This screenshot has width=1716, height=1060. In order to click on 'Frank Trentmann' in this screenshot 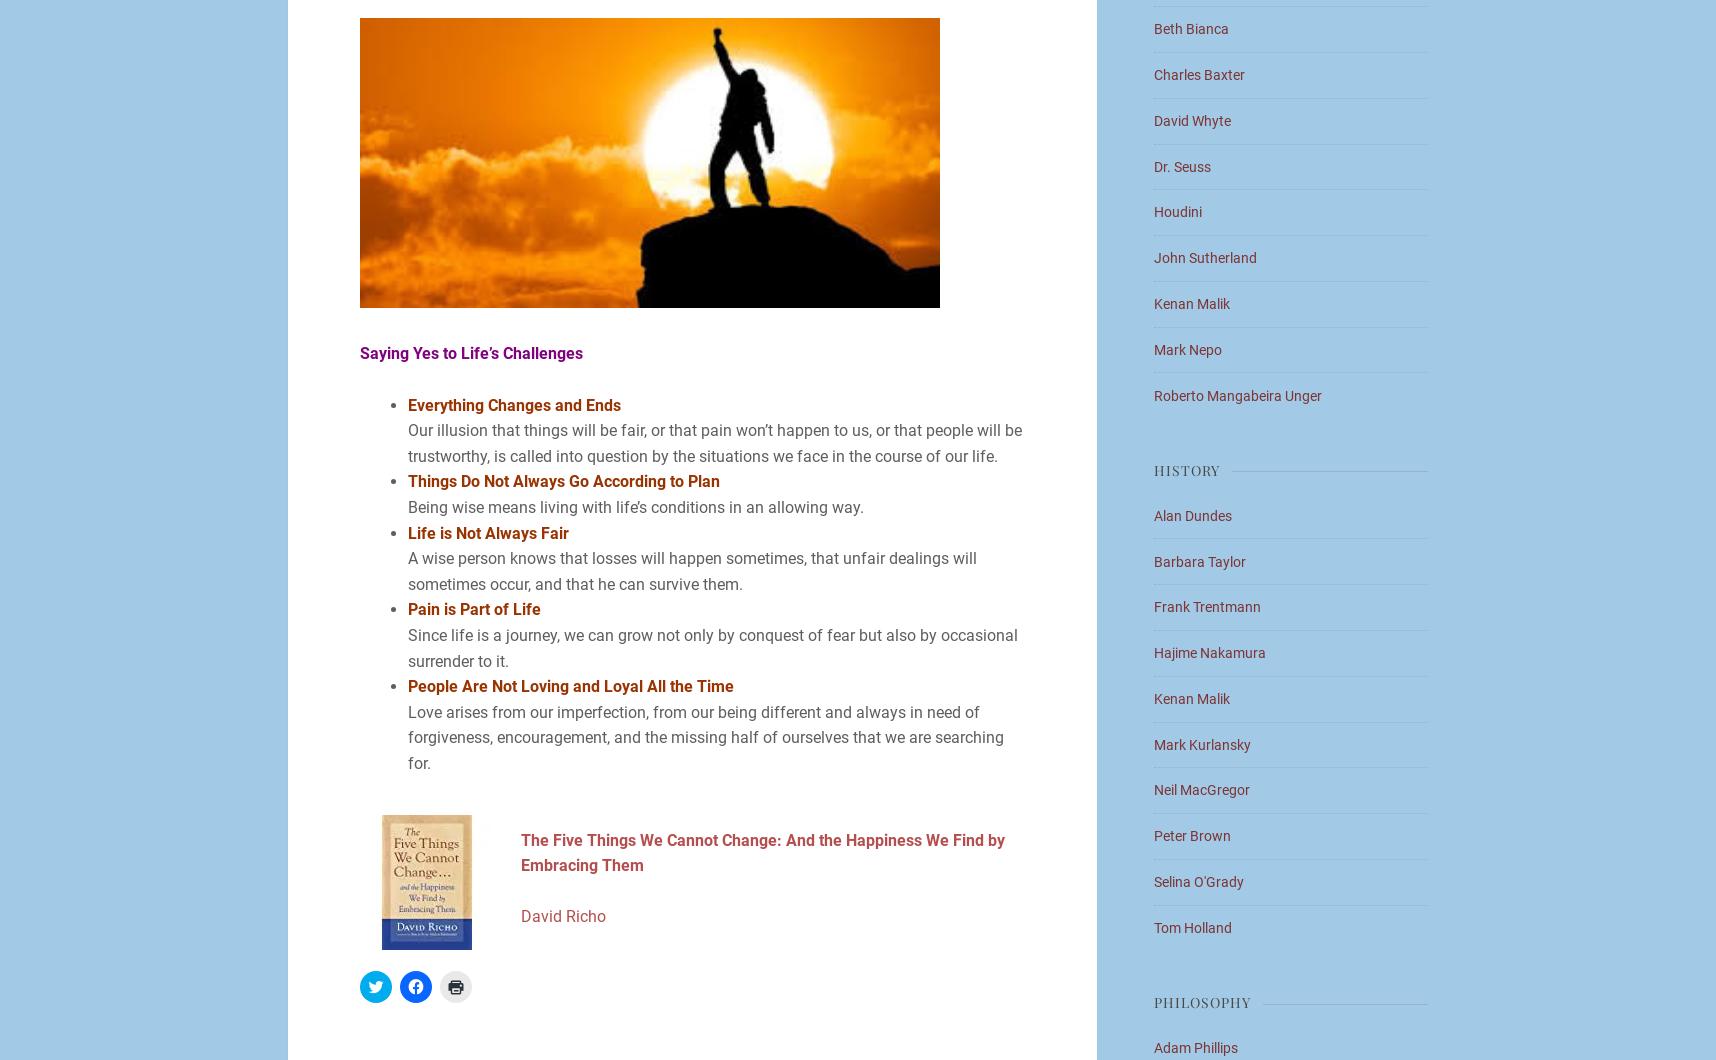, I will do `click(1207, 606)`.